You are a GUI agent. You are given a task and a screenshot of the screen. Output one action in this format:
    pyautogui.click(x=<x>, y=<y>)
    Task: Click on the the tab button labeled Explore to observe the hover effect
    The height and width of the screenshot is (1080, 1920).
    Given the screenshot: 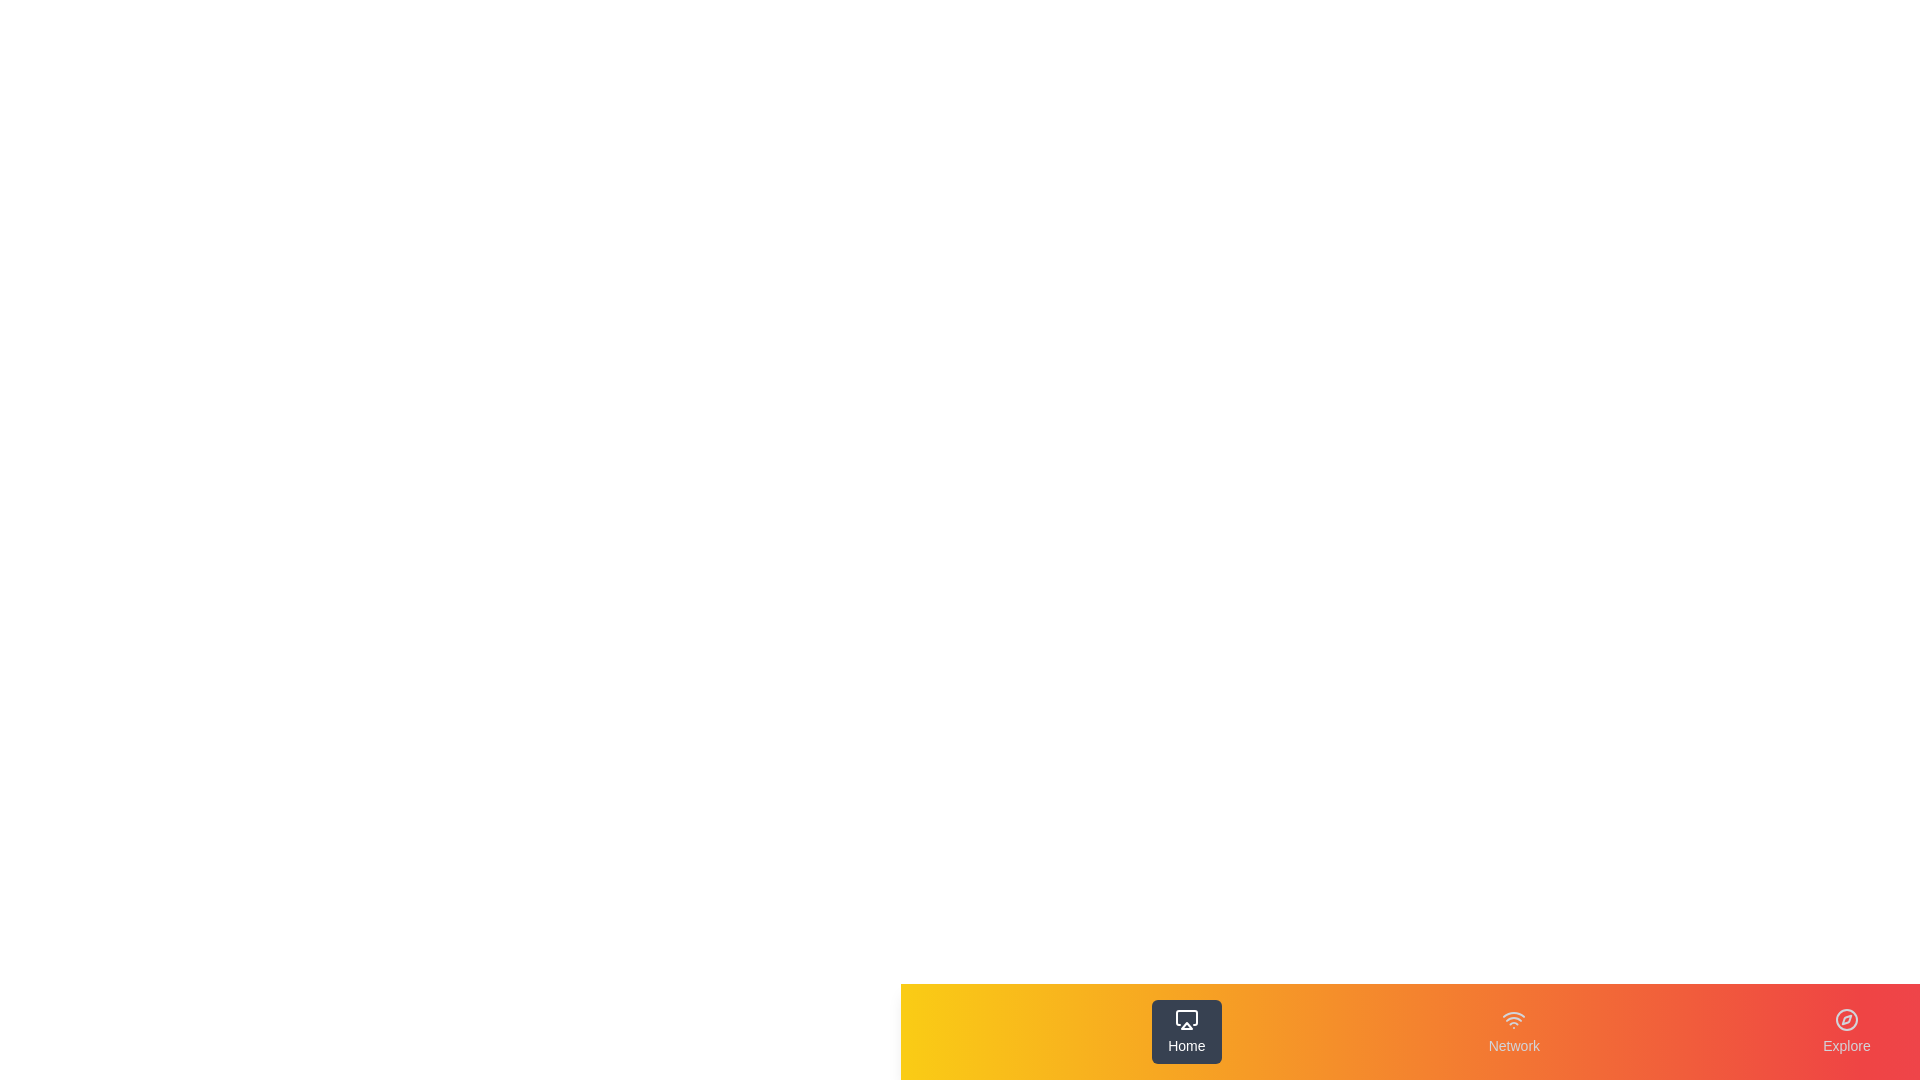 What is the action you would take?
    pyautogui.click(x=1846, y=1032)
    